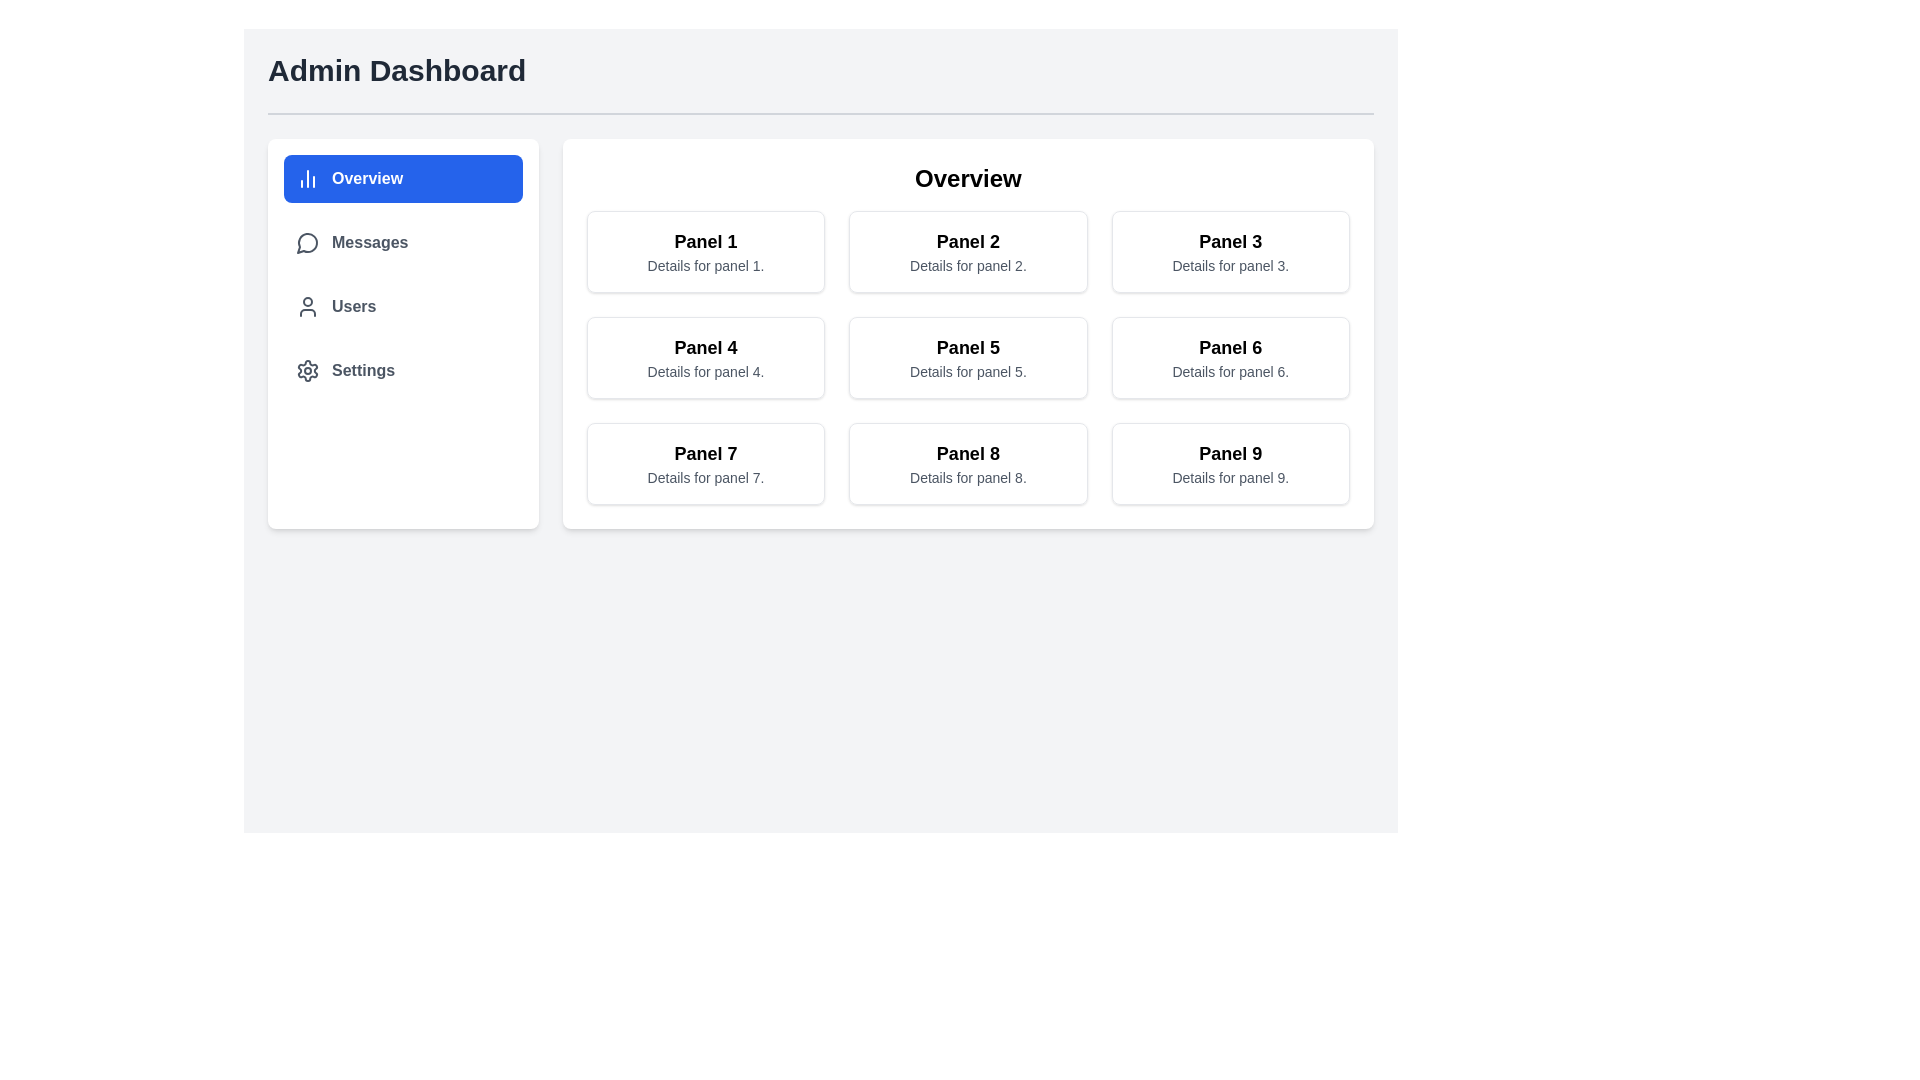 The height and width of the screenshot is (1080, 1920). I want to click on the 'Admin Dashboard' text label located prominently near the top left of the interface, beneath the horizontal boundary line and above the main menu list, so click(397, 69).